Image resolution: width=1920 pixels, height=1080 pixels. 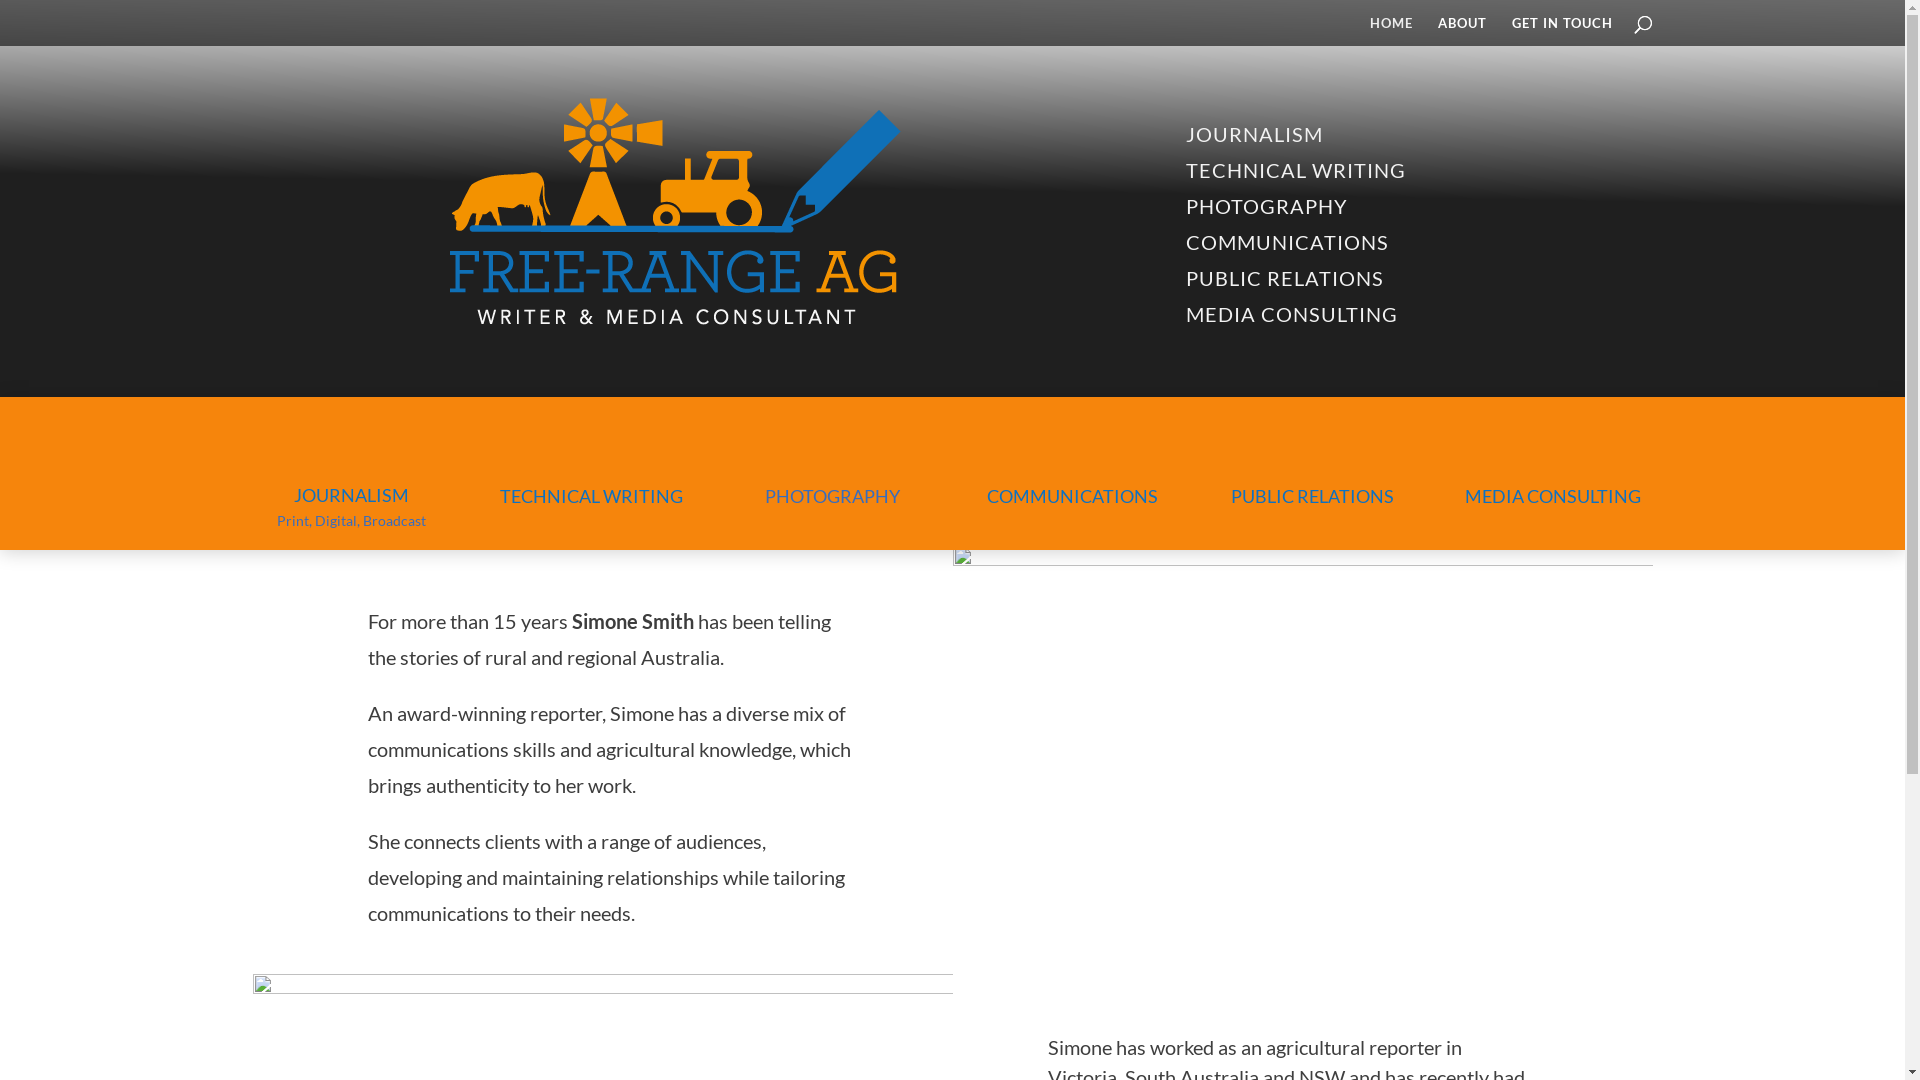 I want to click on 'ABOUT', so click(x=1462, y=30).